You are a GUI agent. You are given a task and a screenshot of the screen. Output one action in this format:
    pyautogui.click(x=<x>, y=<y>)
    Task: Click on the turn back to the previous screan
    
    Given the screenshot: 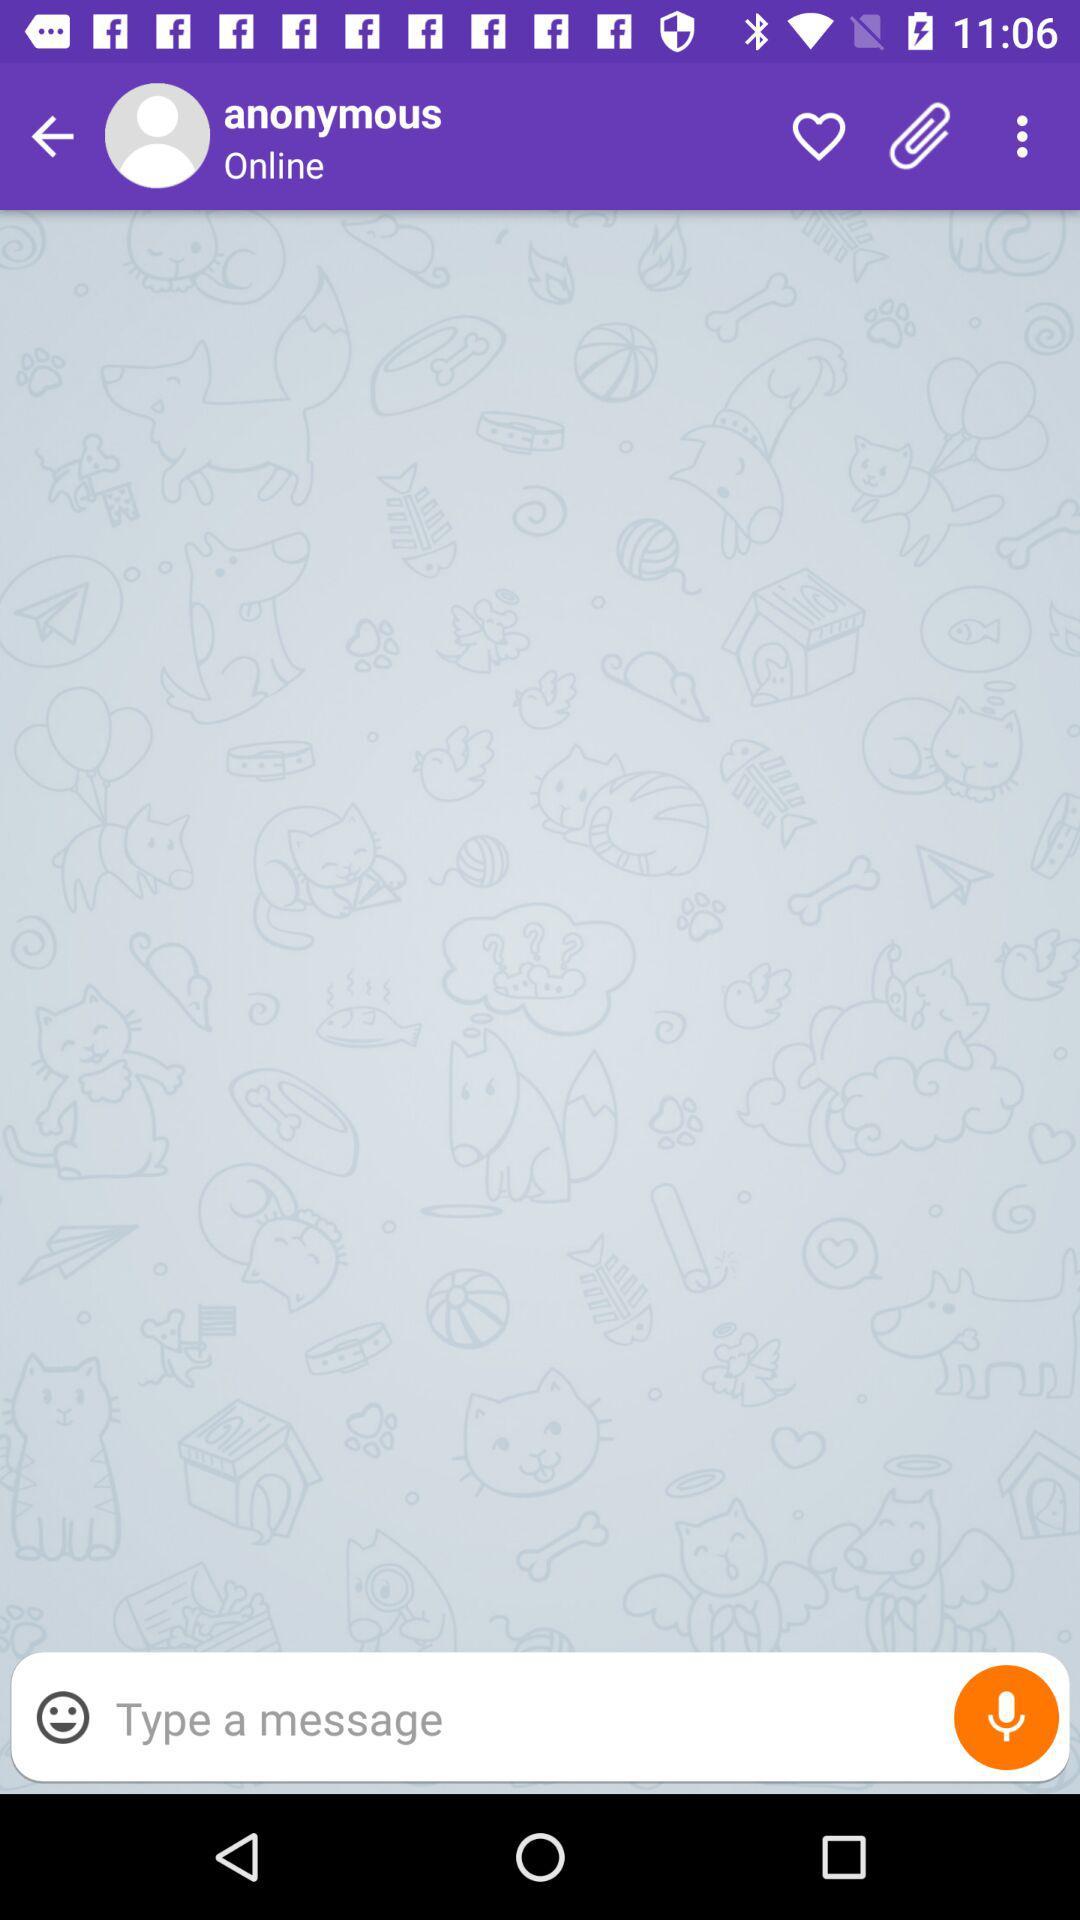 What is the action you would take?
    pyautogui.click(x=51, y=135)
    